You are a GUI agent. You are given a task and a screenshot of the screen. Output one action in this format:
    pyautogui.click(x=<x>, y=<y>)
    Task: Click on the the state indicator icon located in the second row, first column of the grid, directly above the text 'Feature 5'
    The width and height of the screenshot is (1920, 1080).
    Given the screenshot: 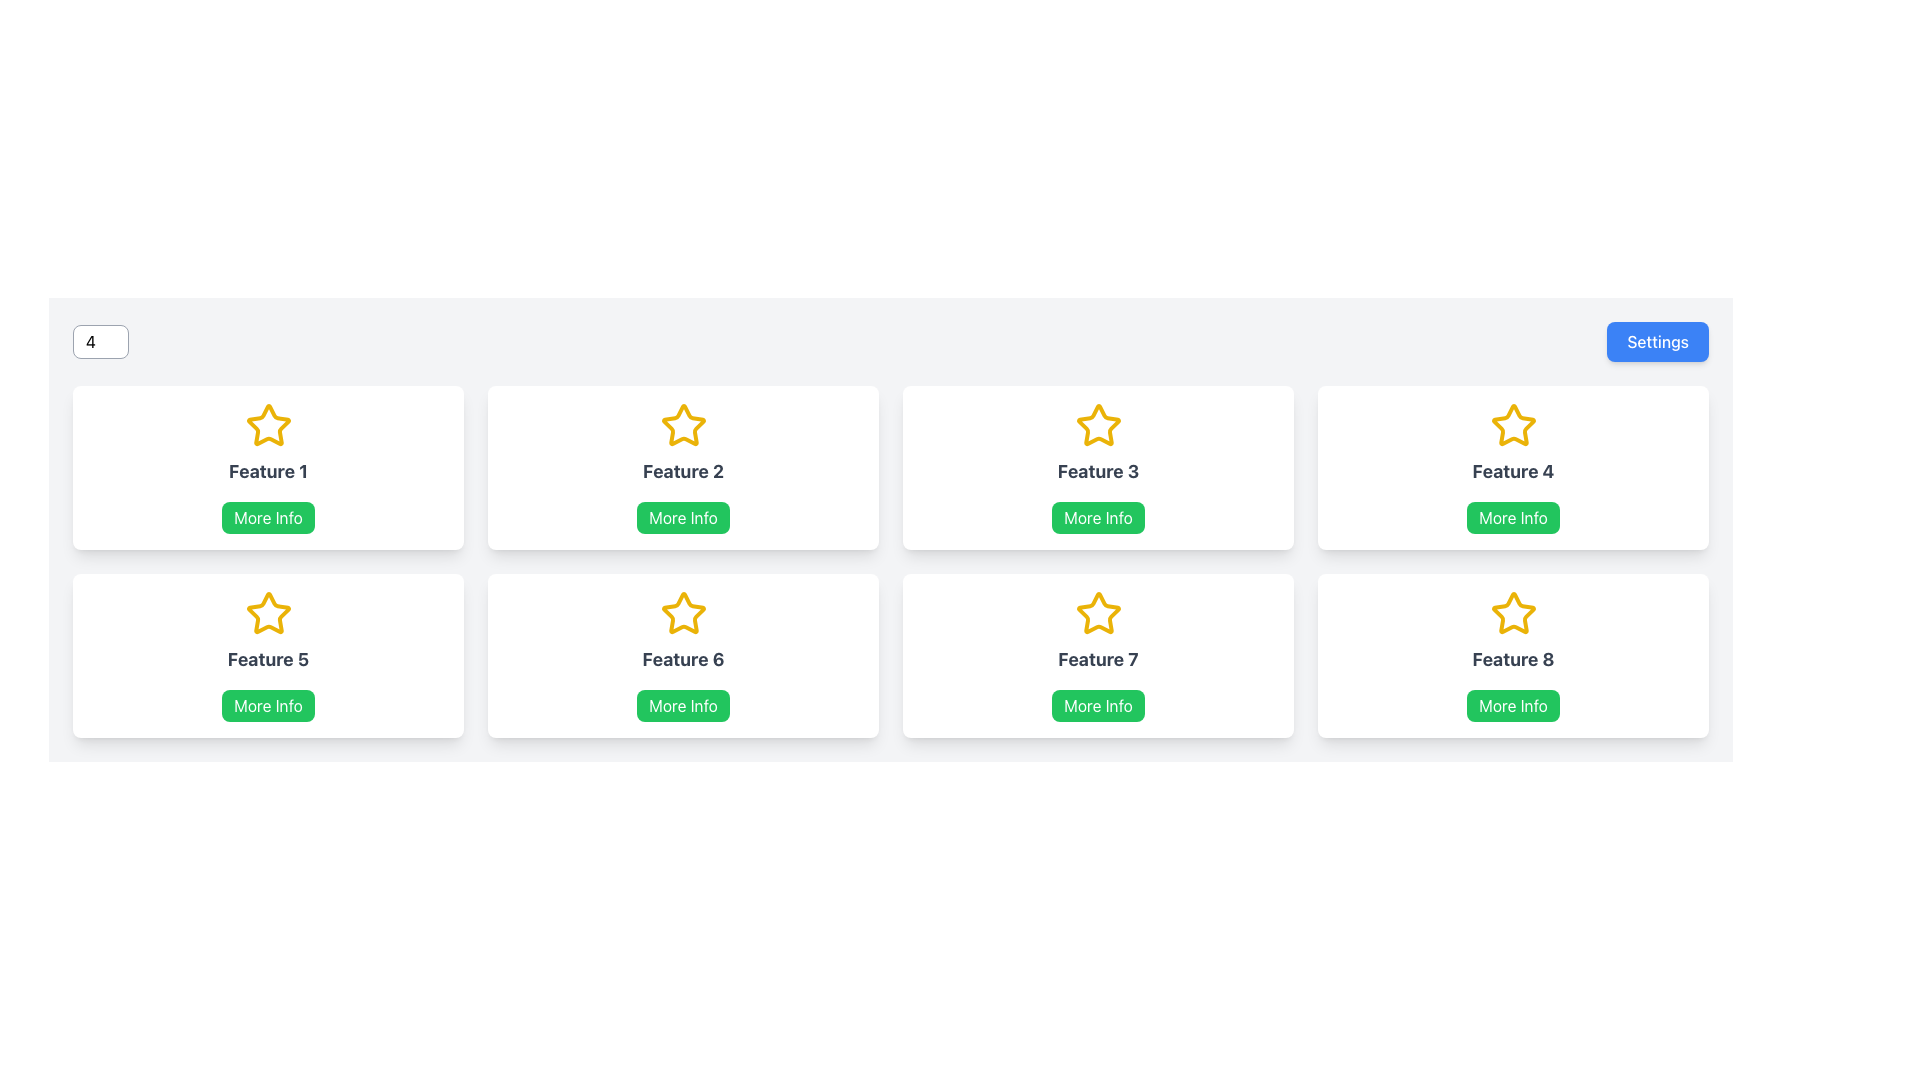 What is the action you would take?
    pyautogui.click(x=267, y=612)
    